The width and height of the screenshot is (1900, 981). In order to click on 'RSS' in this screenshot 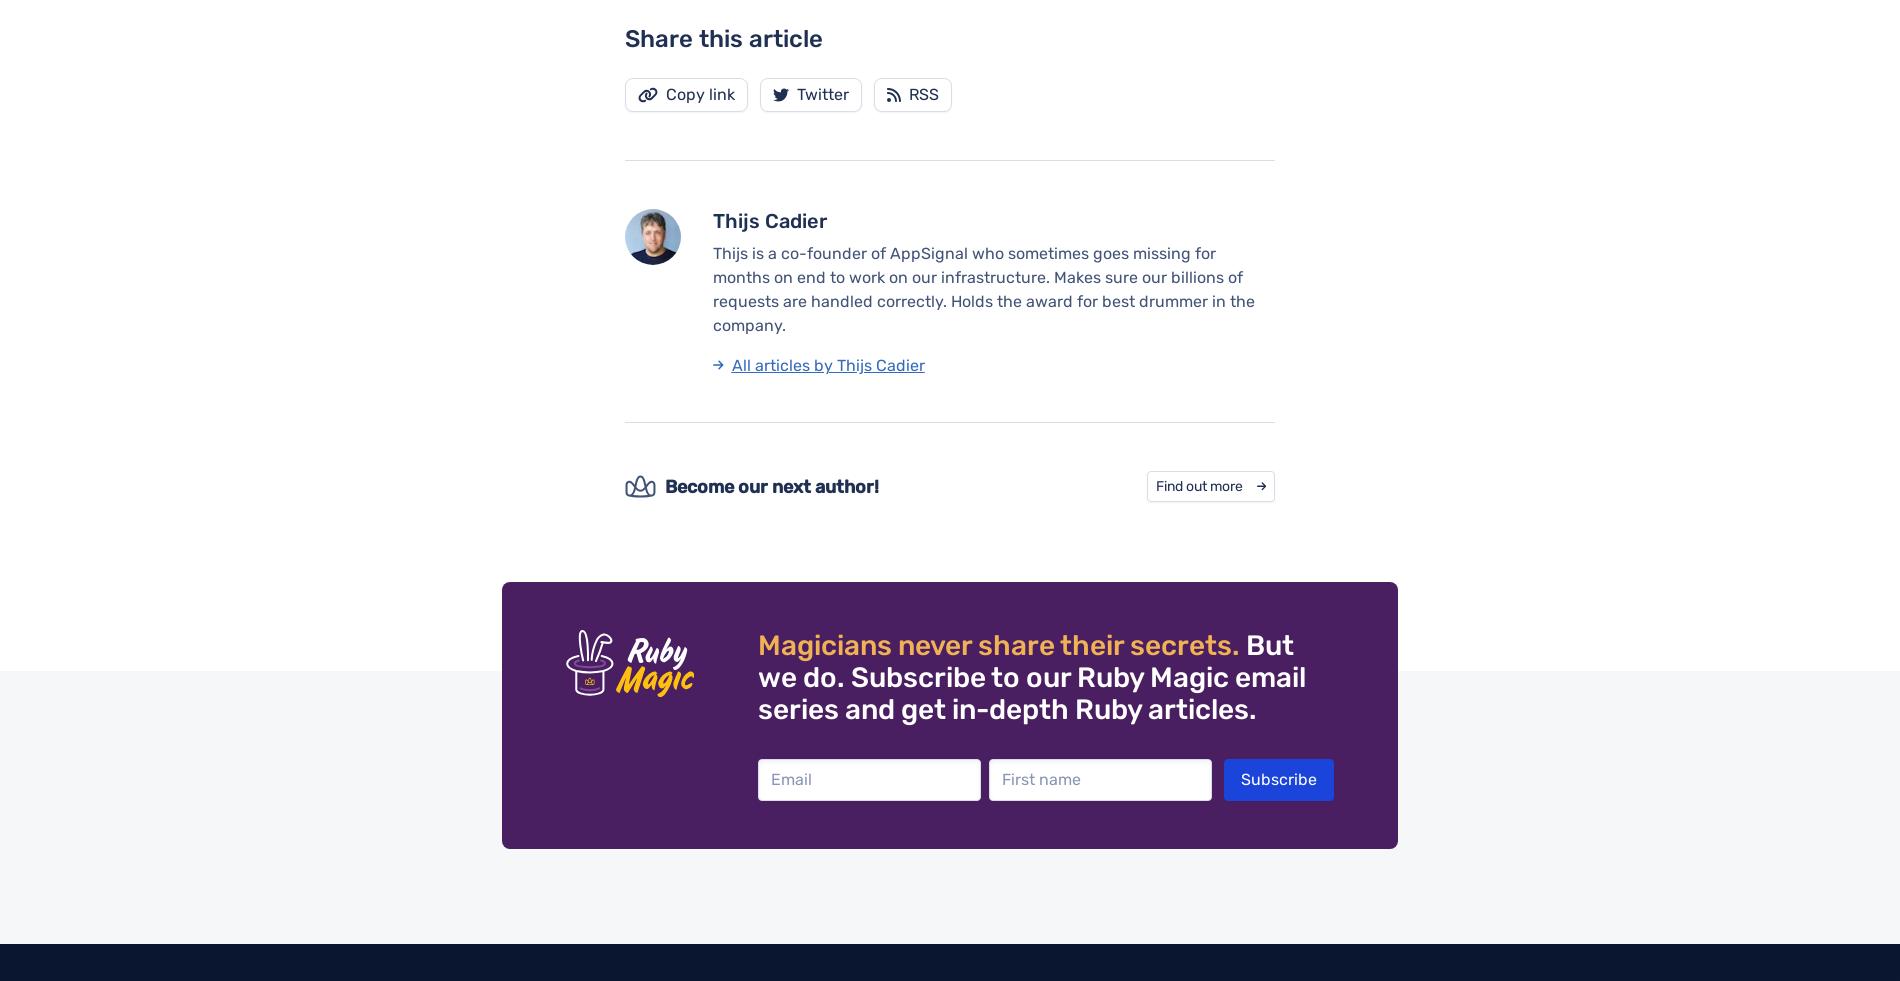, I will do `click(907, 92)`.